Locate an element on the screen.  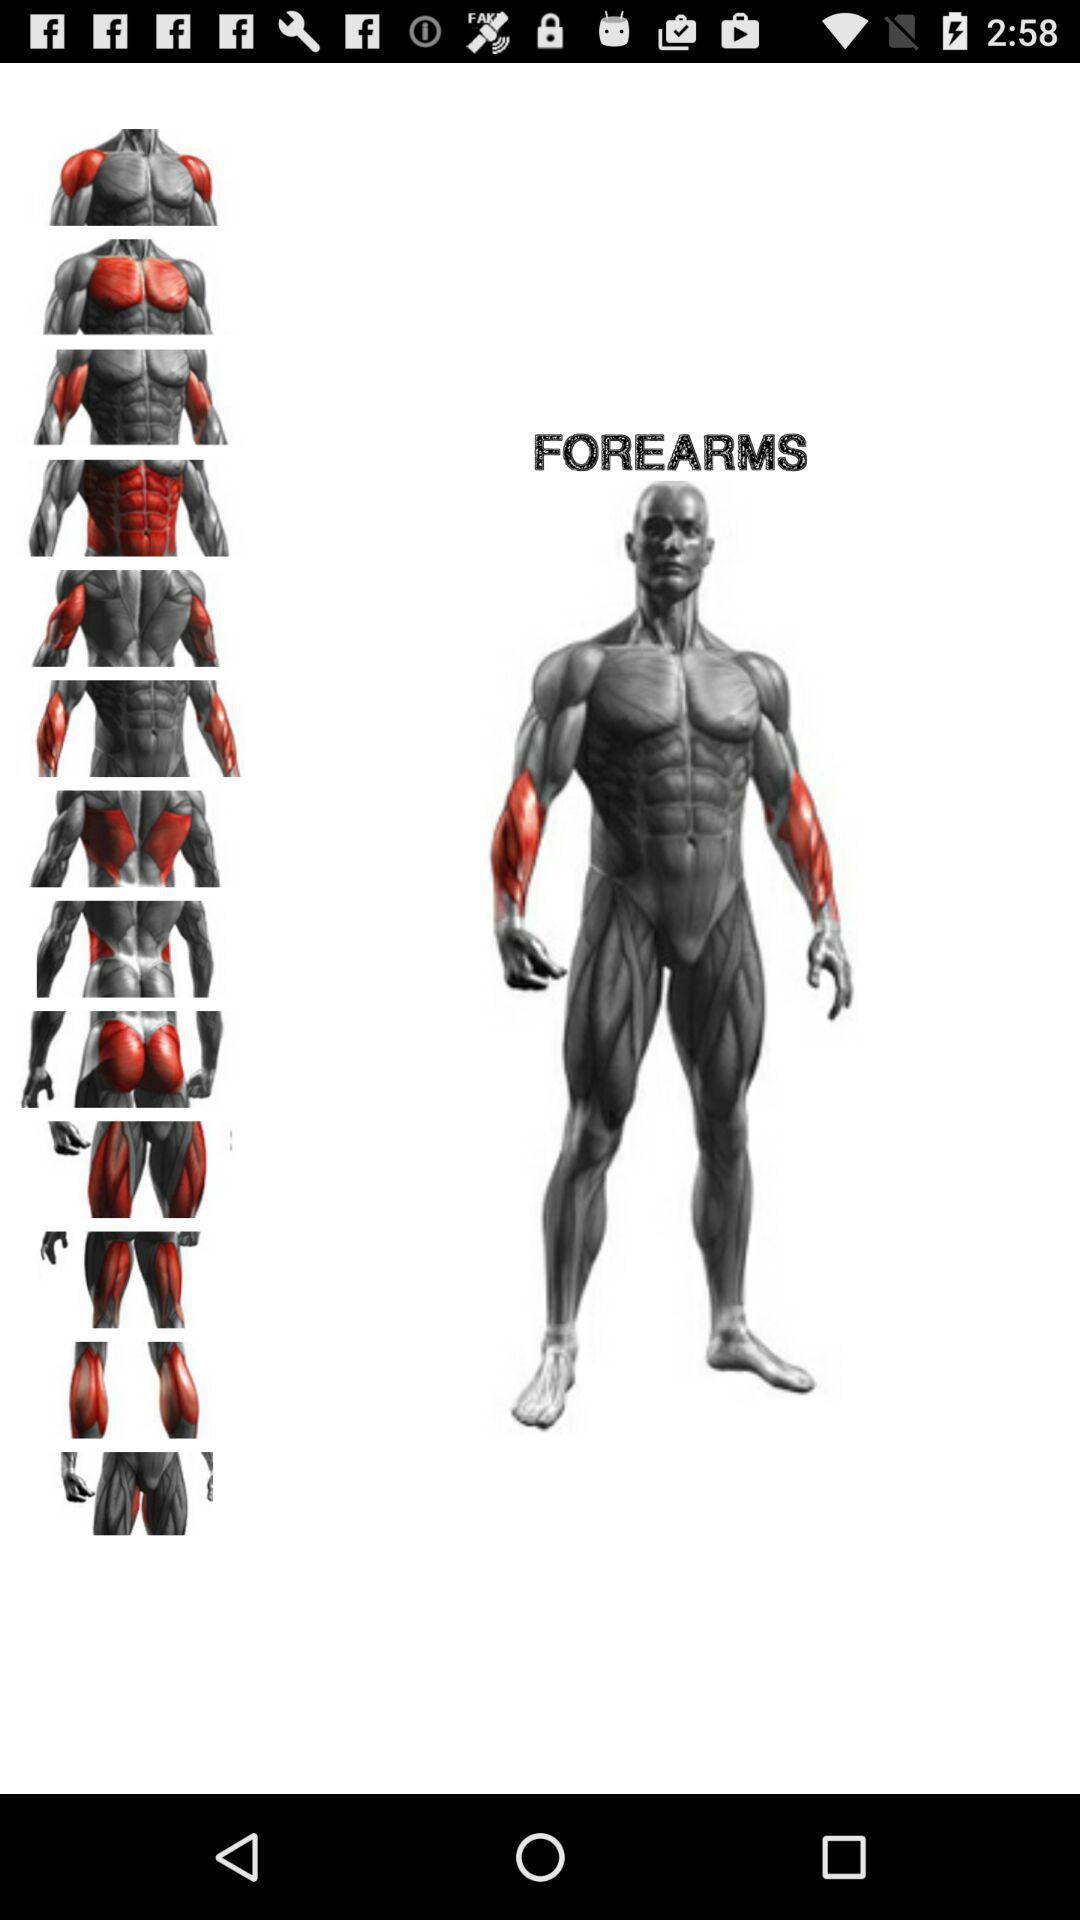
gluteus muscles is located at coordinates (131, 1051).